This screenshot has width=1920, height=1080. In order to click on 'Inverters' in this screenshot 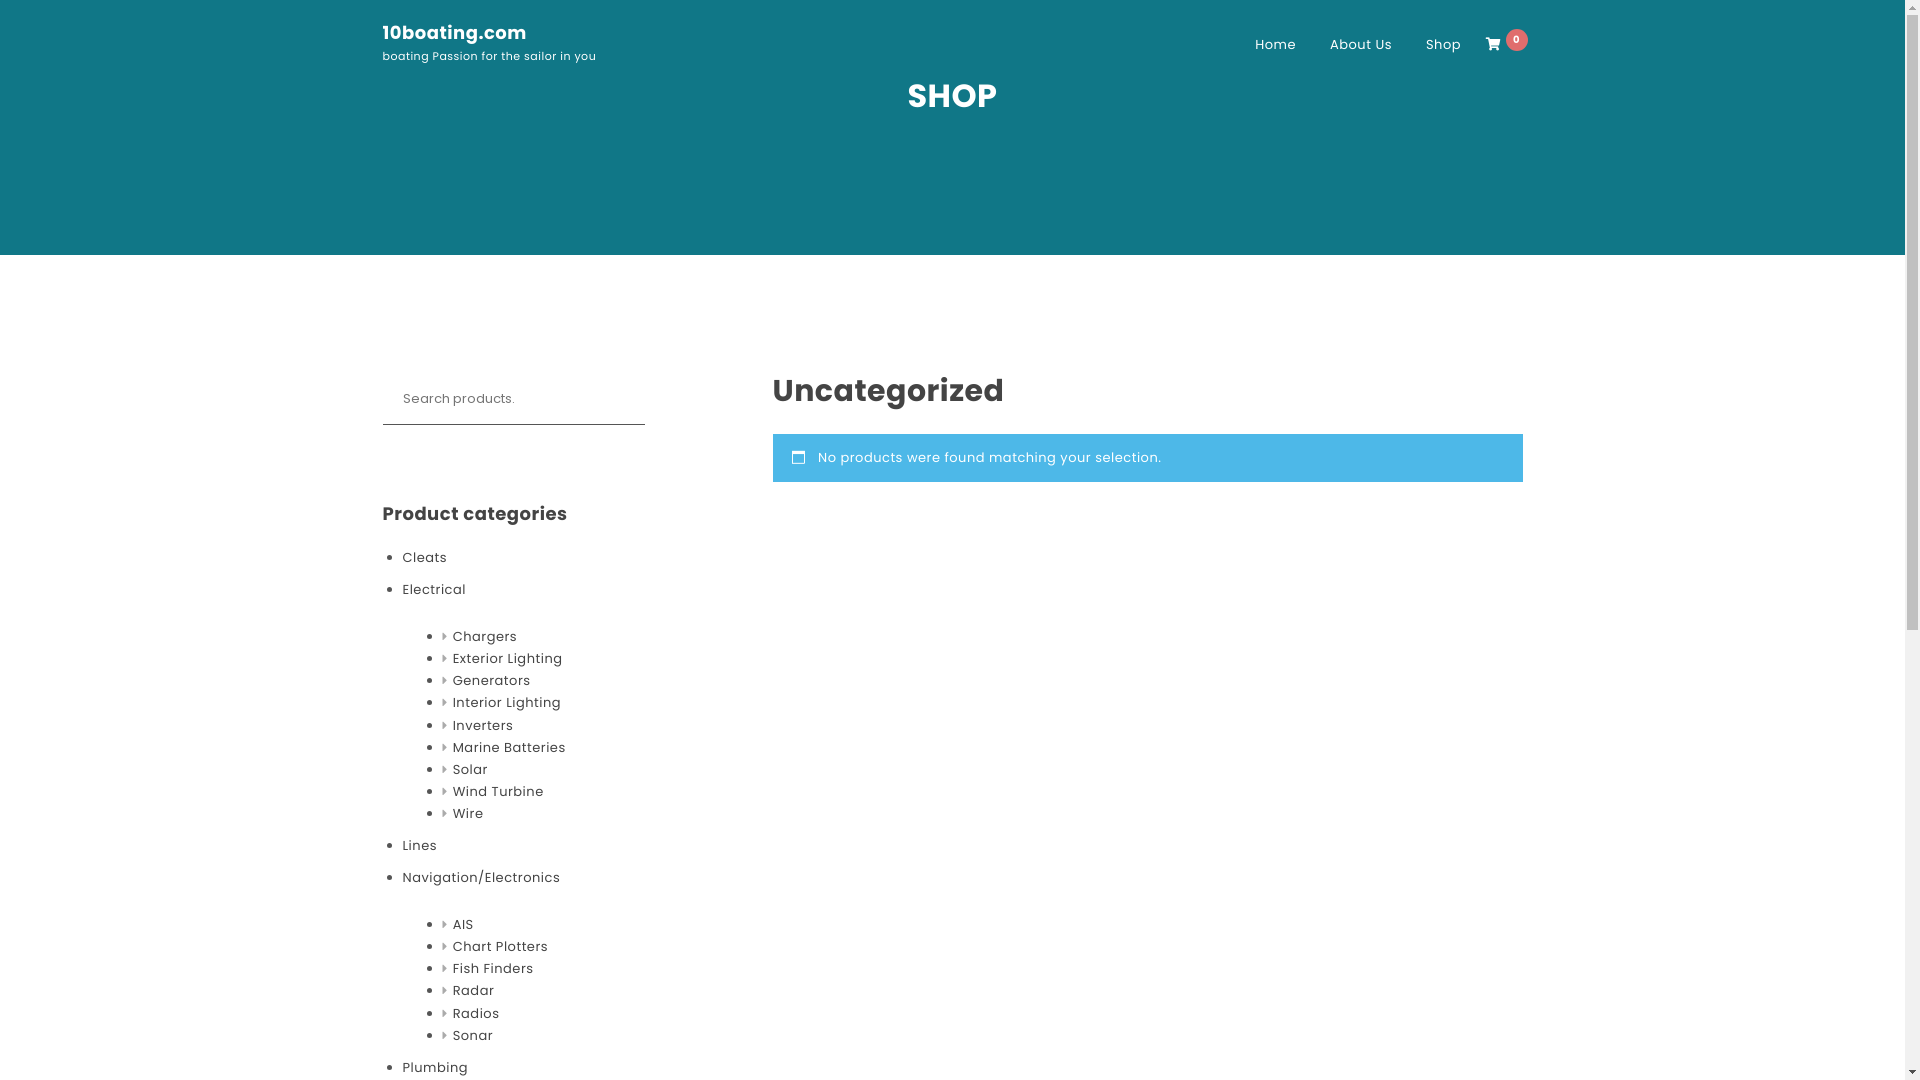, I will do `click(451, 725)`.